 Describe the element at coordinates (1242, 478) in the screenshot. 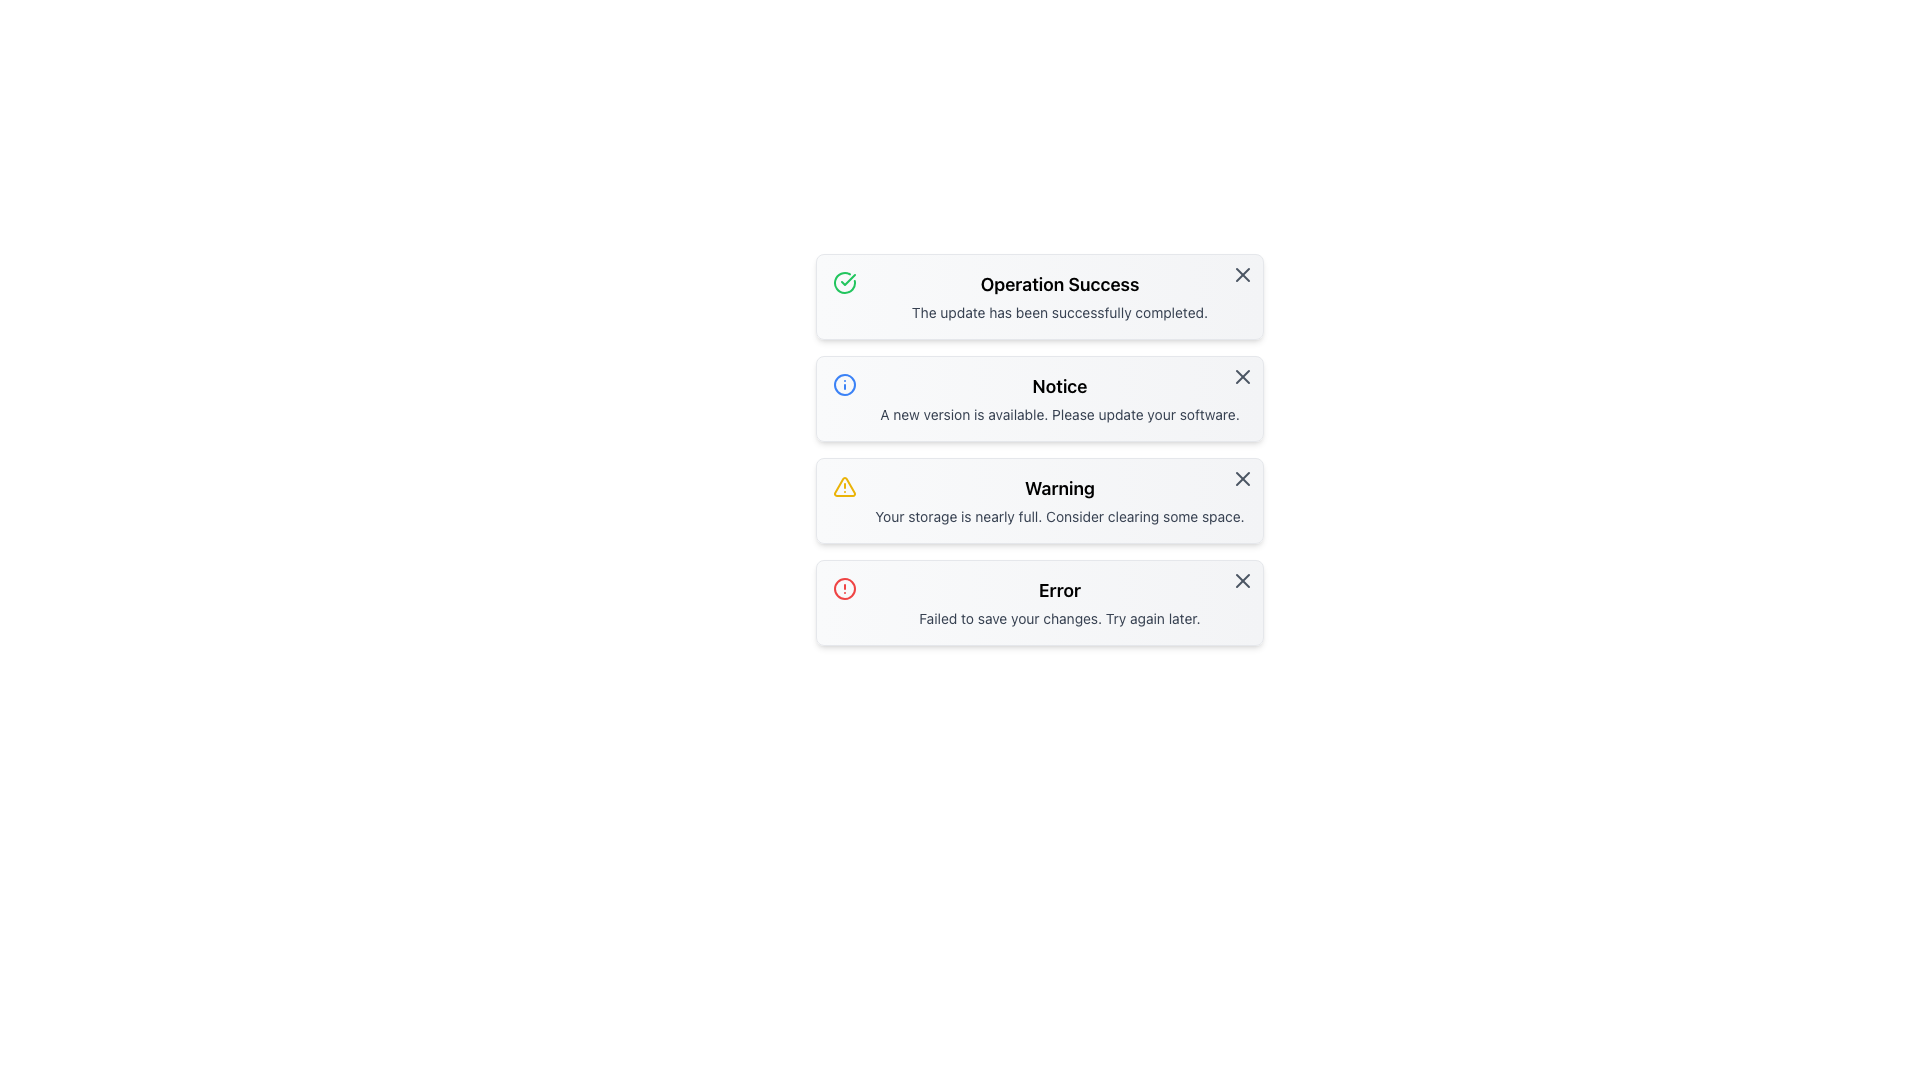

I see `the close ('X') button located at the top-right corner of the 'Warning' notification card` at that location.